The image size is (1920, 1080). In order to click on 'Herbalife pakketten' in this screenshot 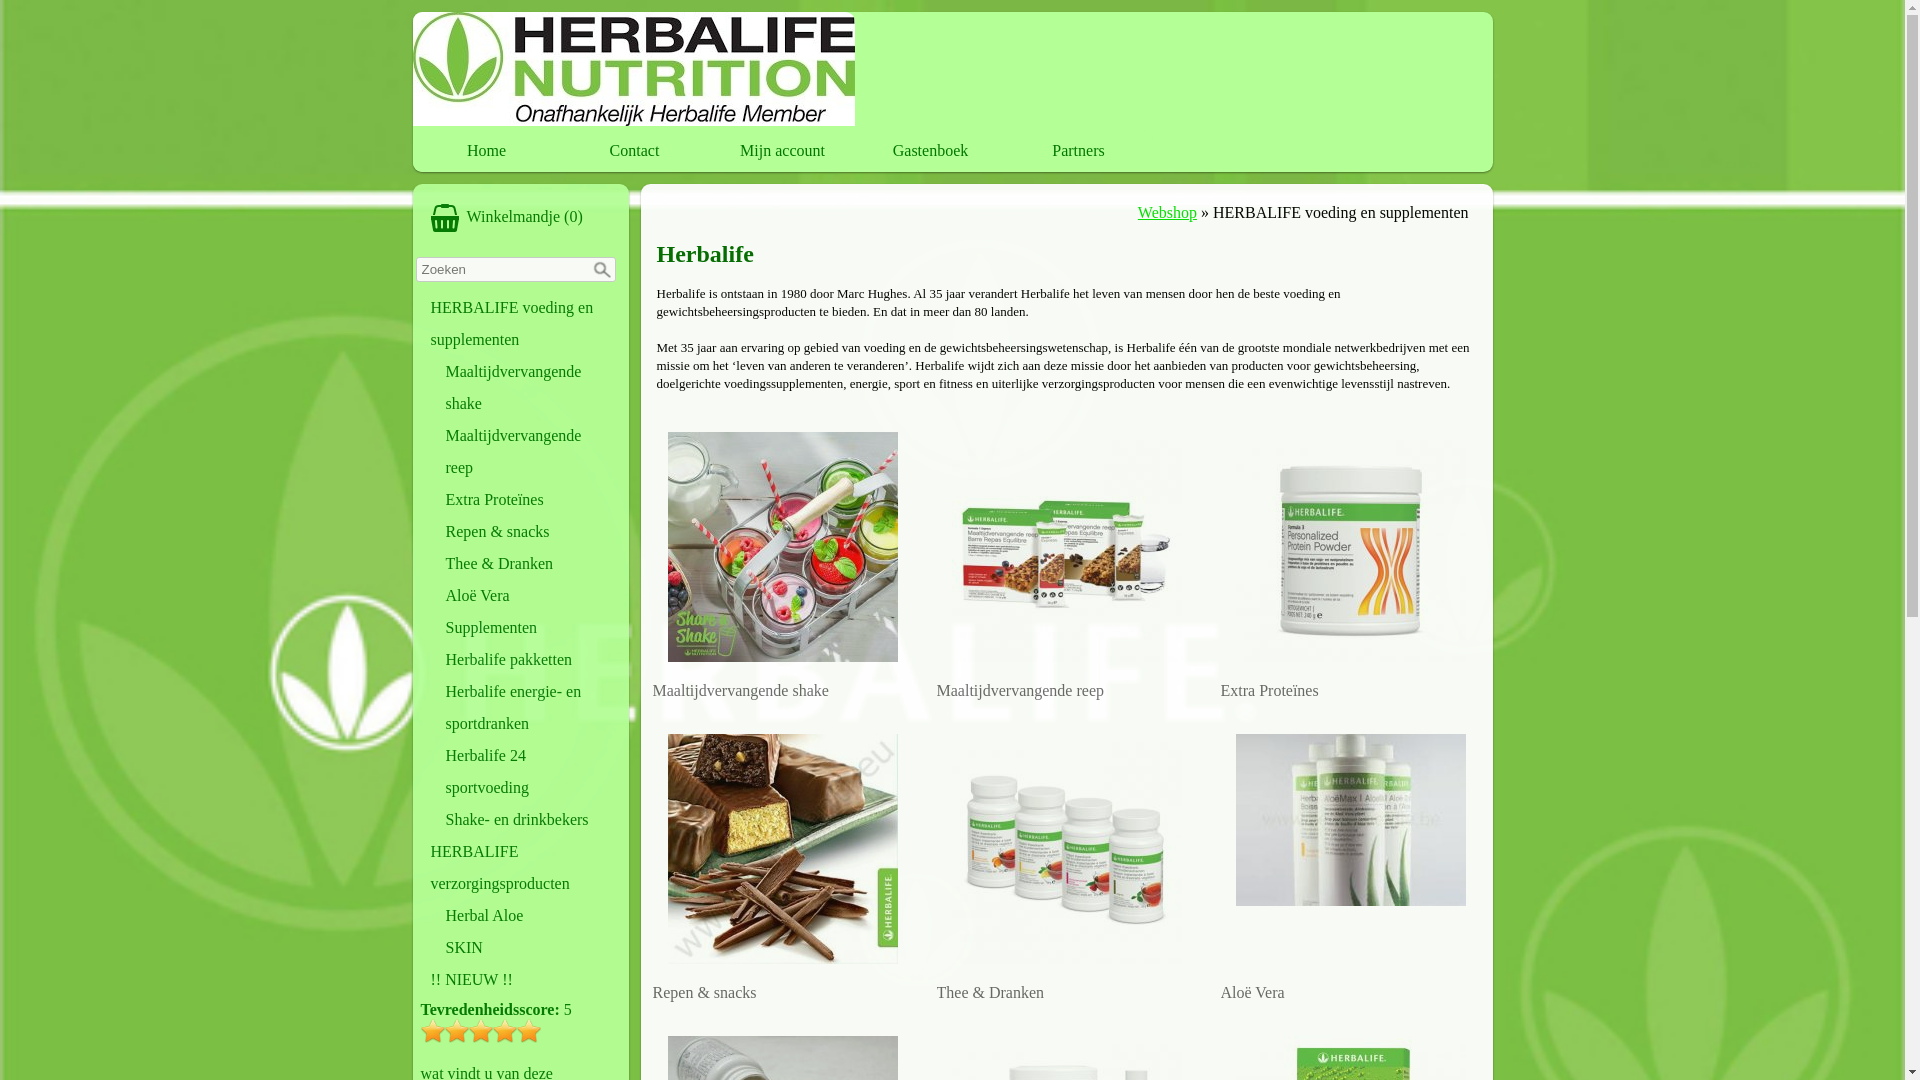, I will do `click(527, 659)`.